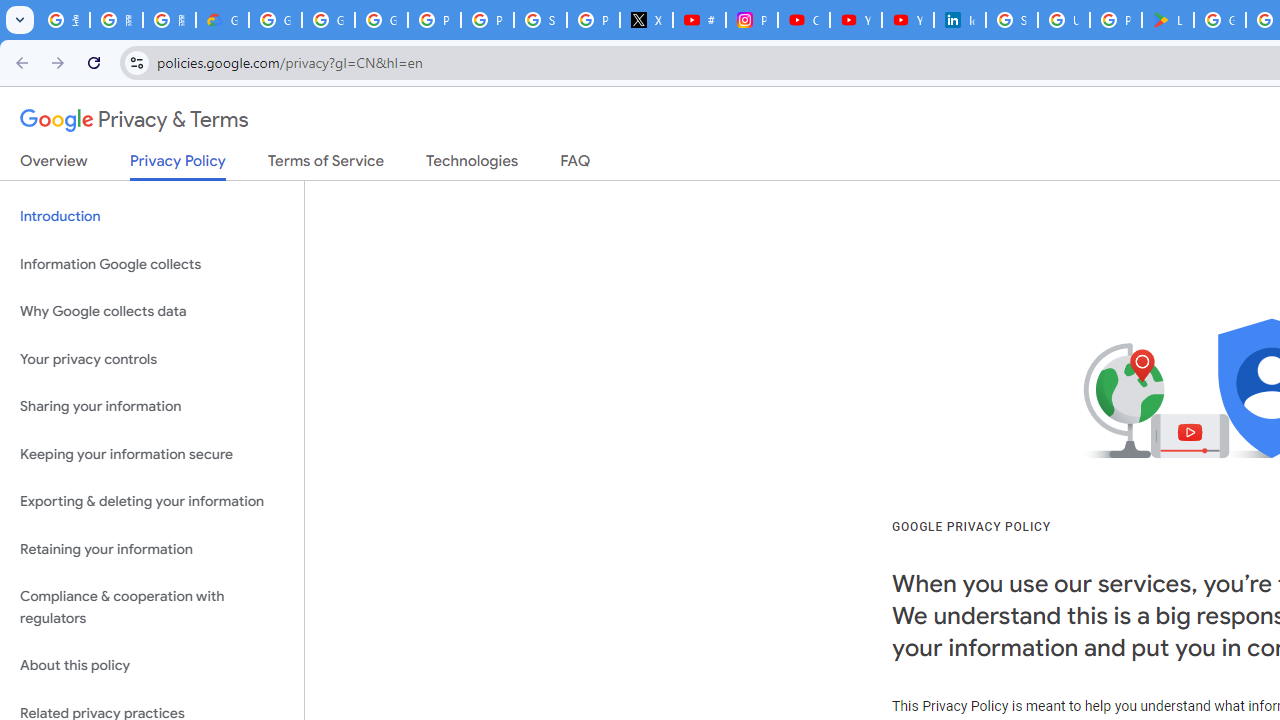  Describe the element at coordinates (151, 312) in the screenshot. I see `'Why Google collects data'` at that location.